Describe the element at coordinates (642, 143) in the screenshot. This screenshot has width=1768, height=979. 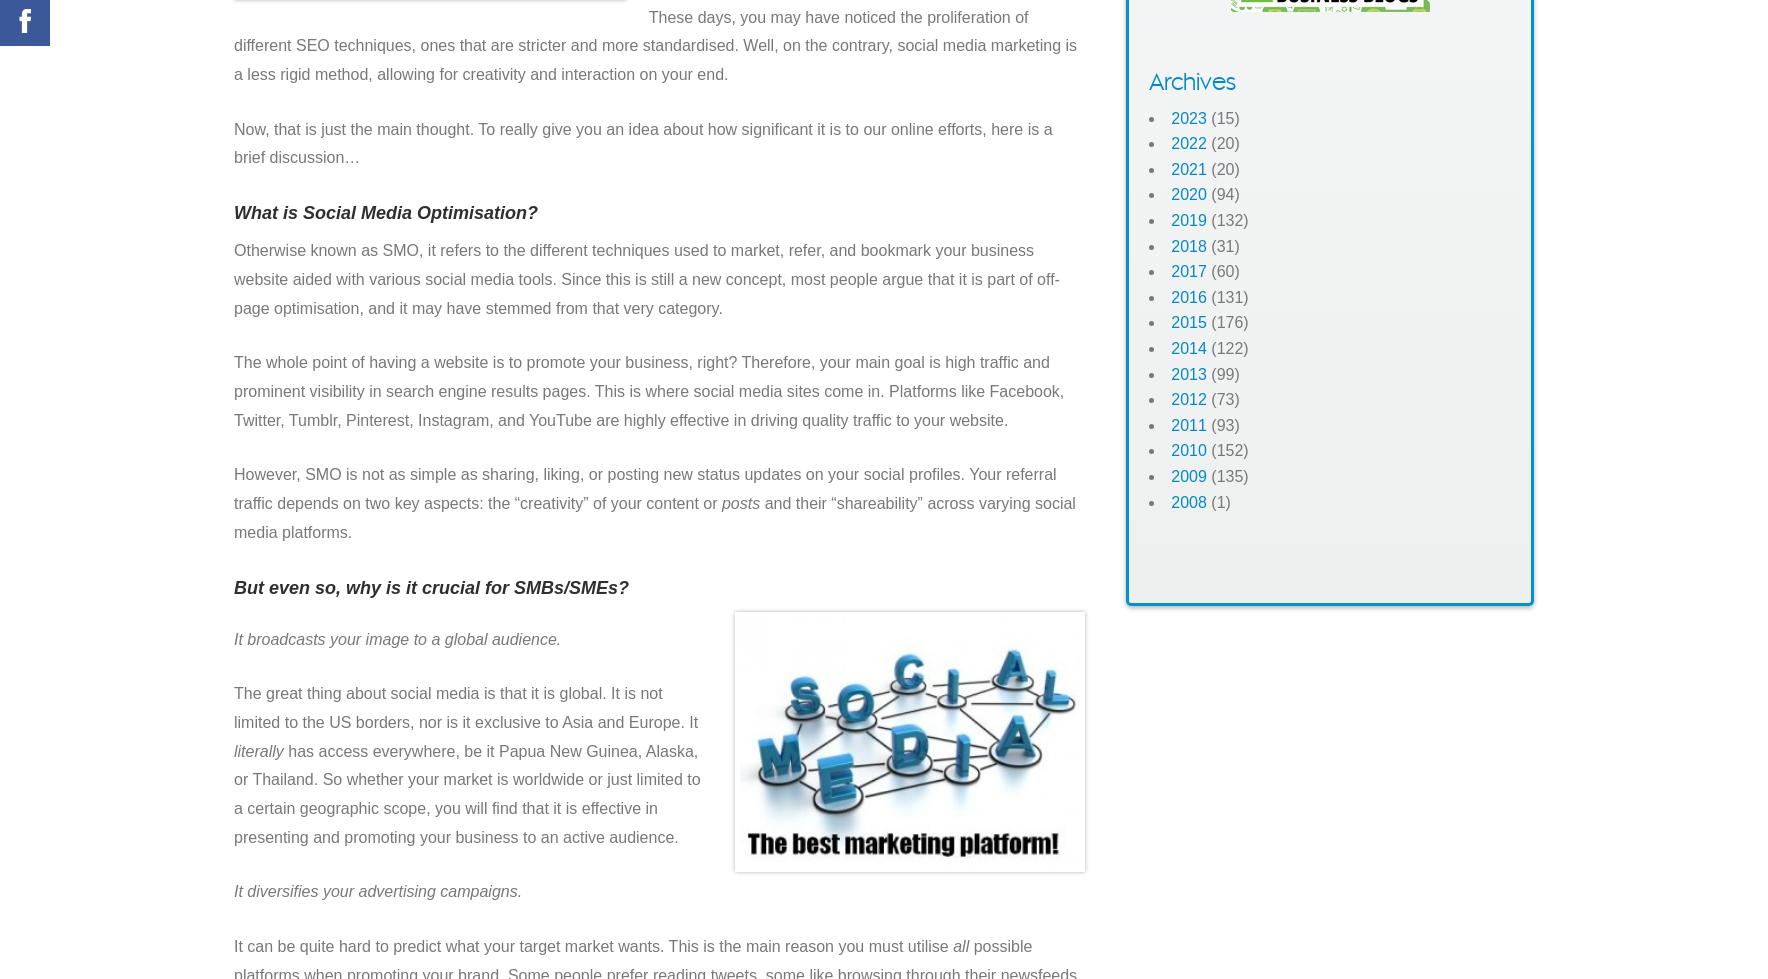
I see `'Now, that is just the main thought. To really give you an idea about how significant it is to our online efforts, here is a brief discussion…'` at that location.